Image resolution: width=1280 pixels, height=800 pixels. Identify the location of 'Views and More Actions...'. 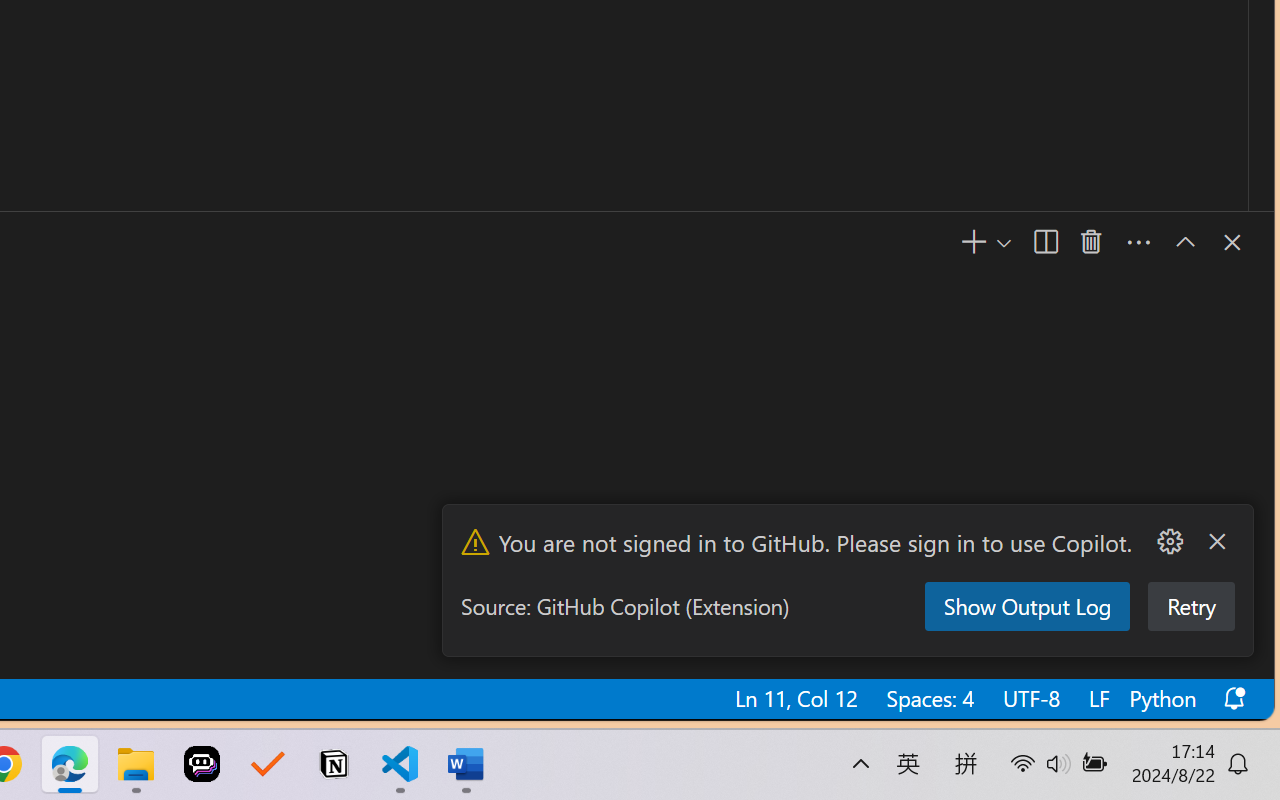
(1137, 242).